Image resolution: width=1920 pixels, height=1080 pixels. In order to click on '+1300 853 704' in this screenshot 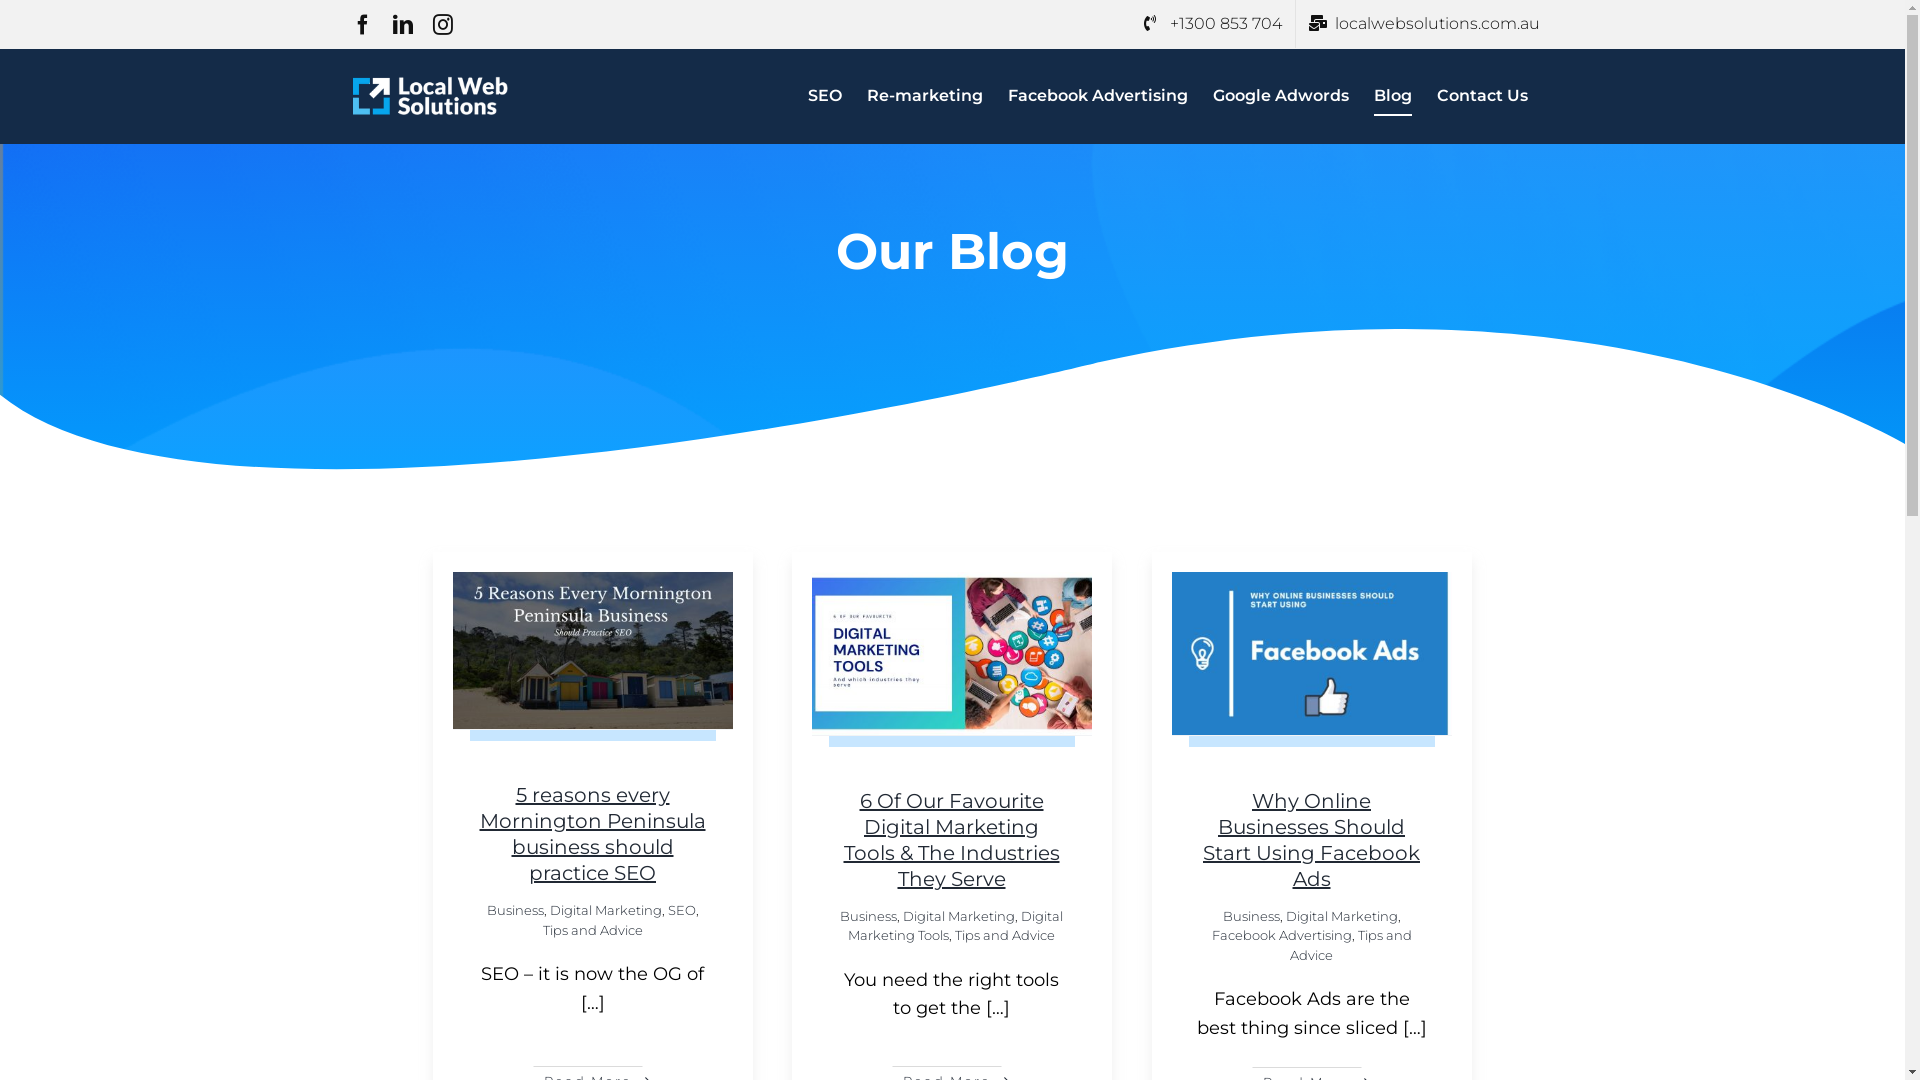, I will do `click(1210, 23)`.